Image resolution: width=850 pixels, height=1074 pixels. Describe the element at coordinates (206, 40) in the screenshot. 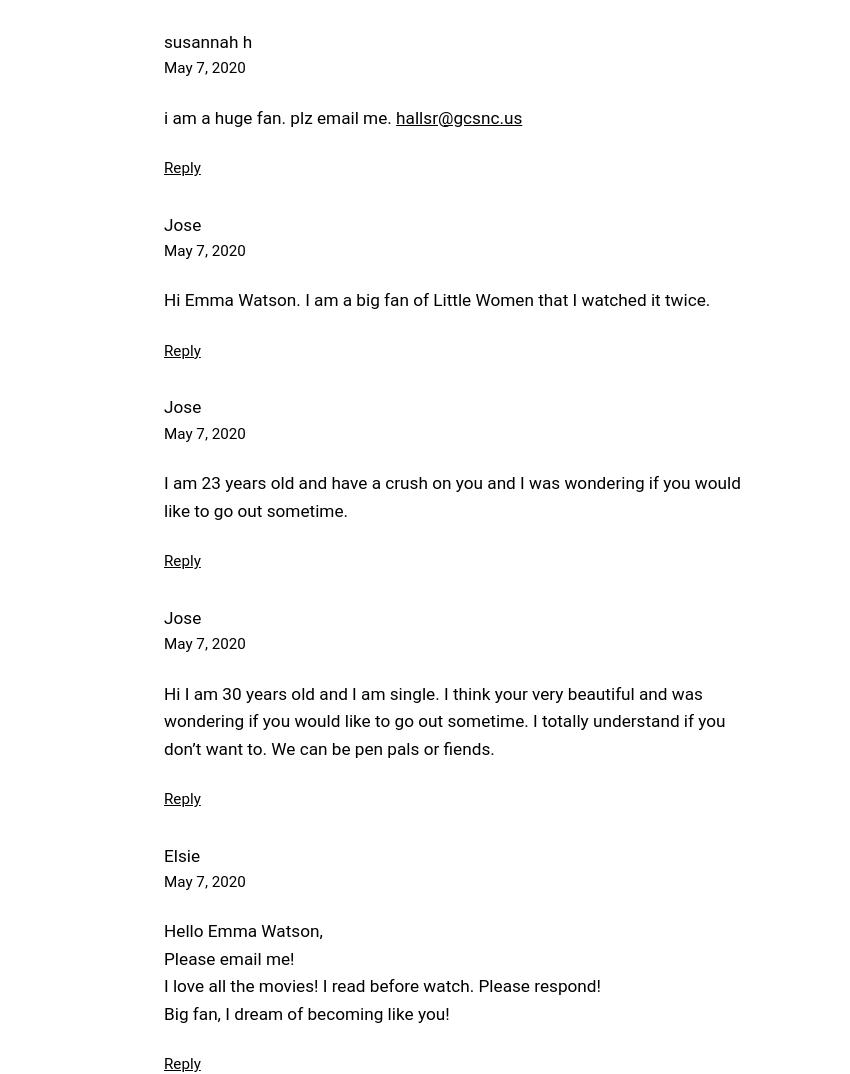

I see `'susannah h'` at that location.